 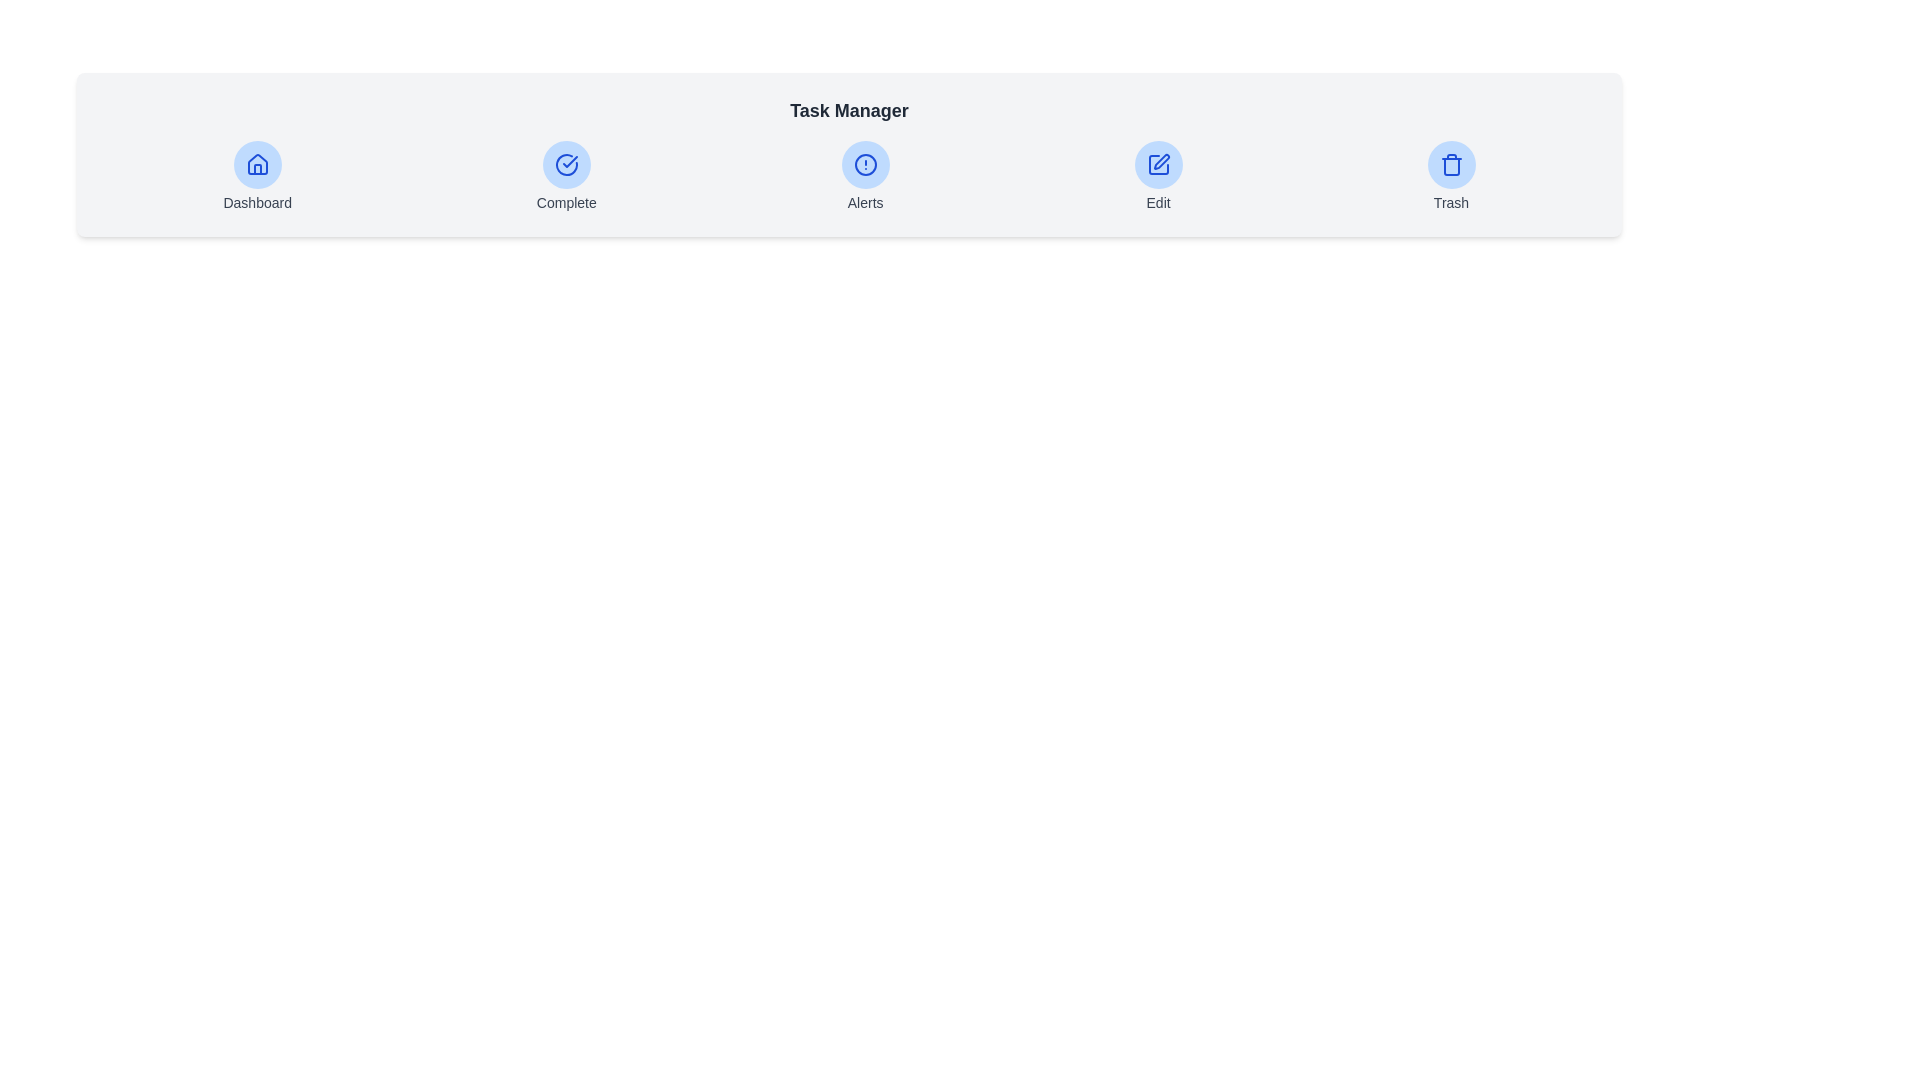 I want to click on the navigation button located between 'Complete' and 'Edit', so click(x=865, y=176).